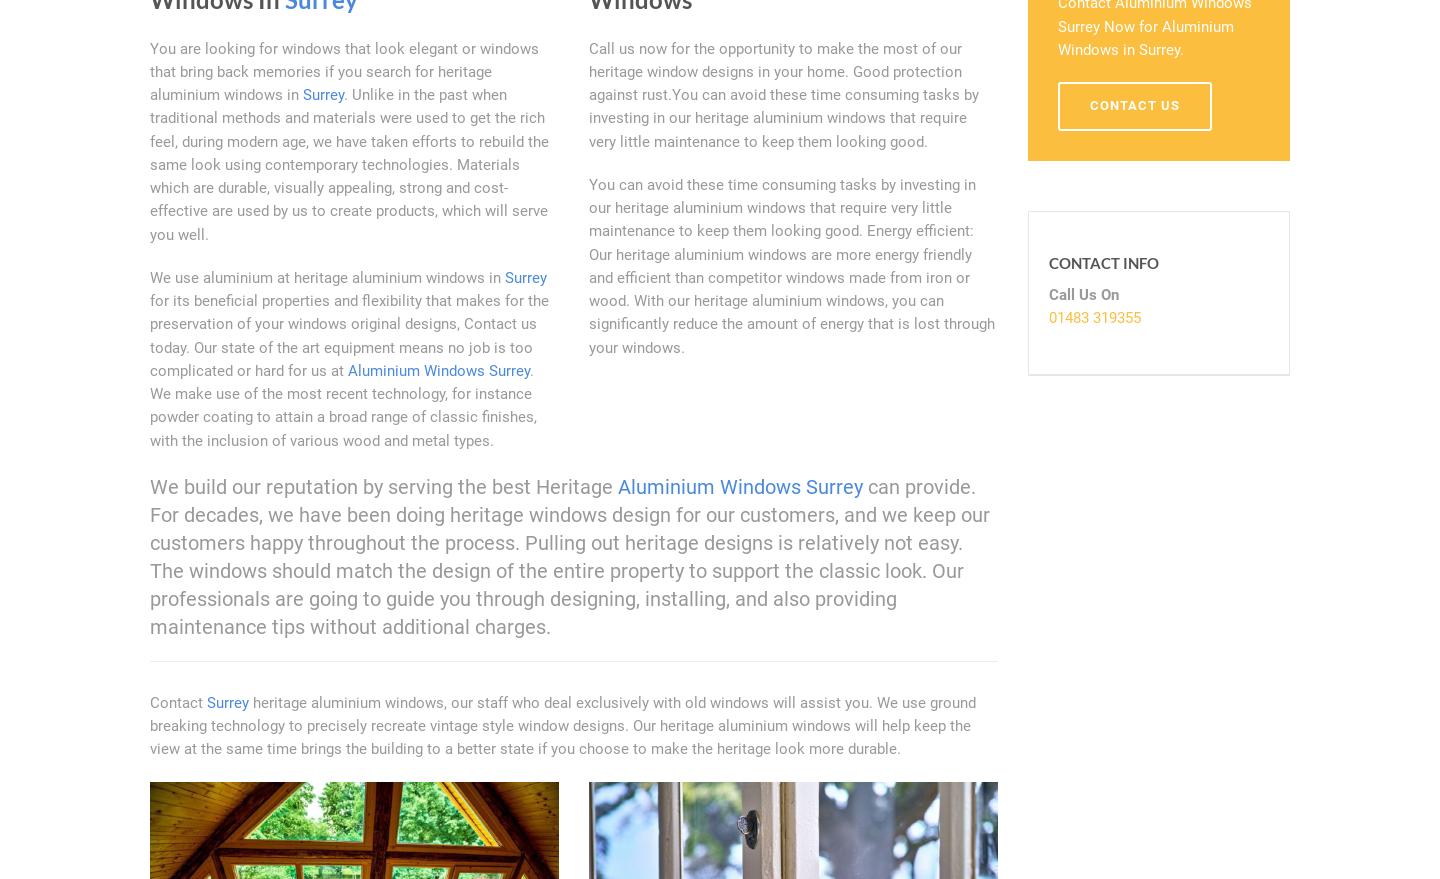 This screenshot has width=1440, height=879. What do you see at coordinates (1082, 294) in the screenshot?
I see `'Call Us On'` at bounding box center [1082, 294].